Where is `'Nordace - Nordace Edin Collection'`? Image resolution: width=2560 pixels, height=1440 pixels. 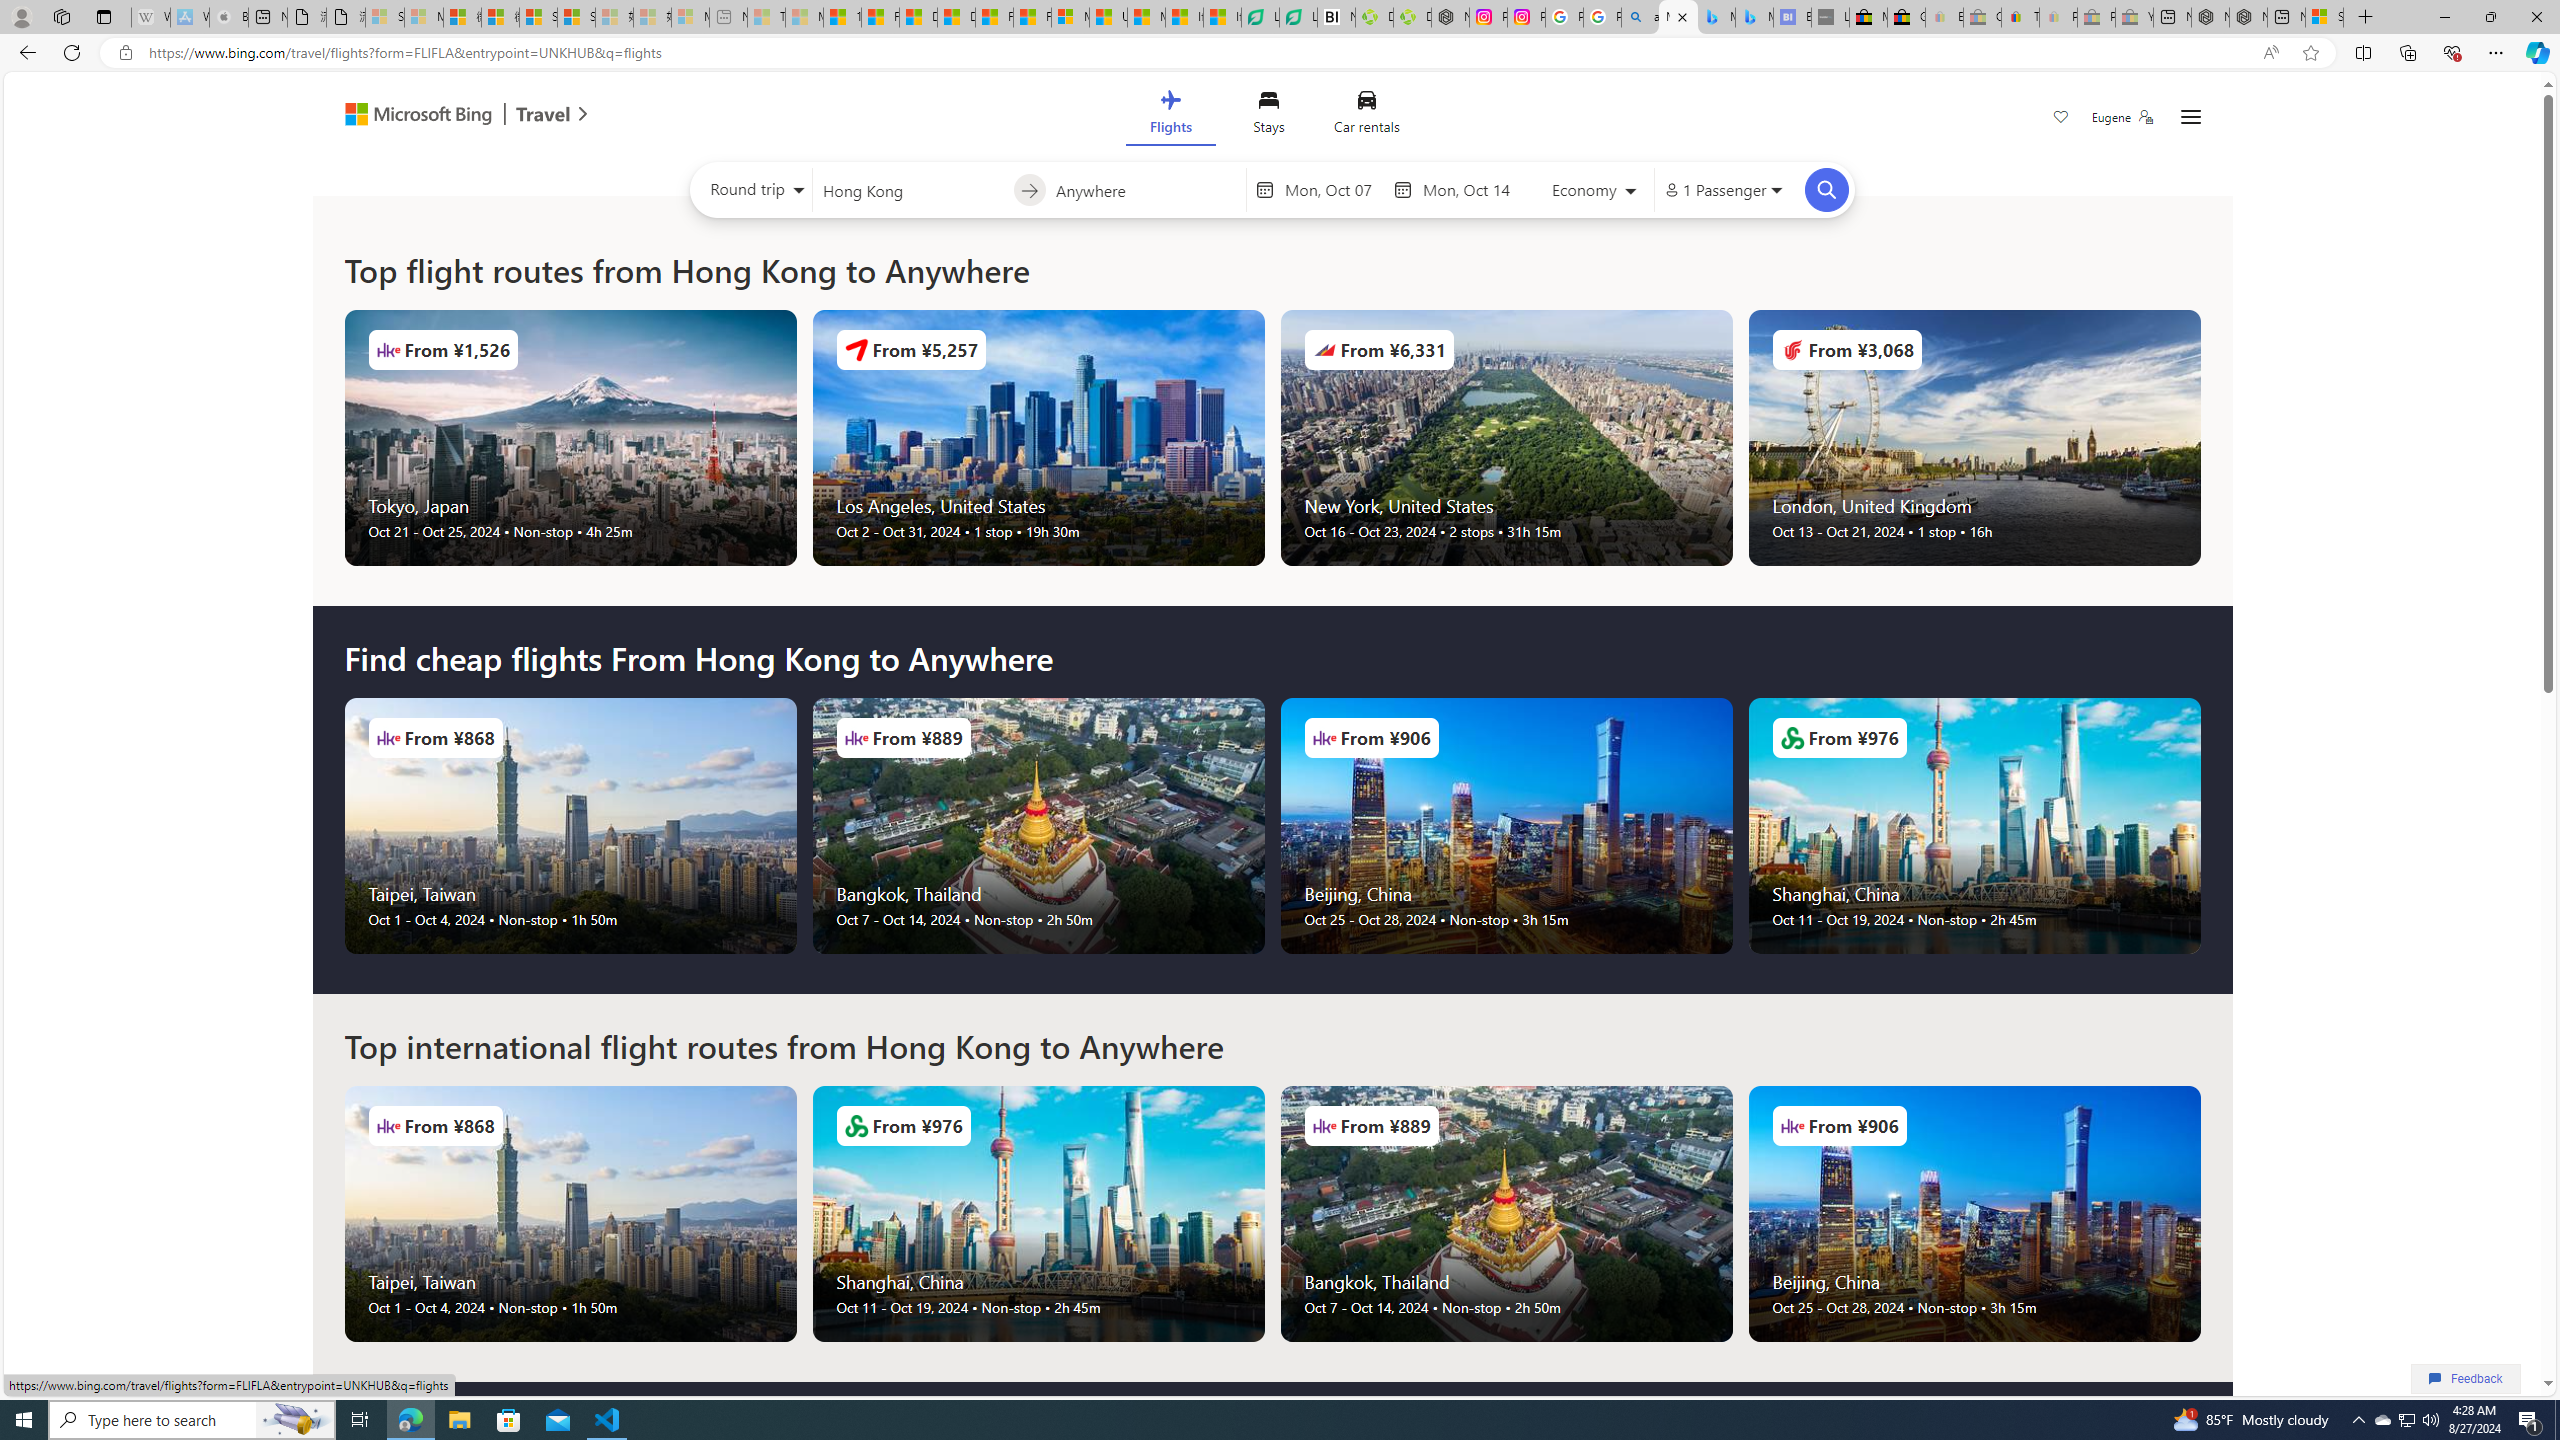
'Nordace - Nordace Edin Collection' is located at coordinates (1450, 16).